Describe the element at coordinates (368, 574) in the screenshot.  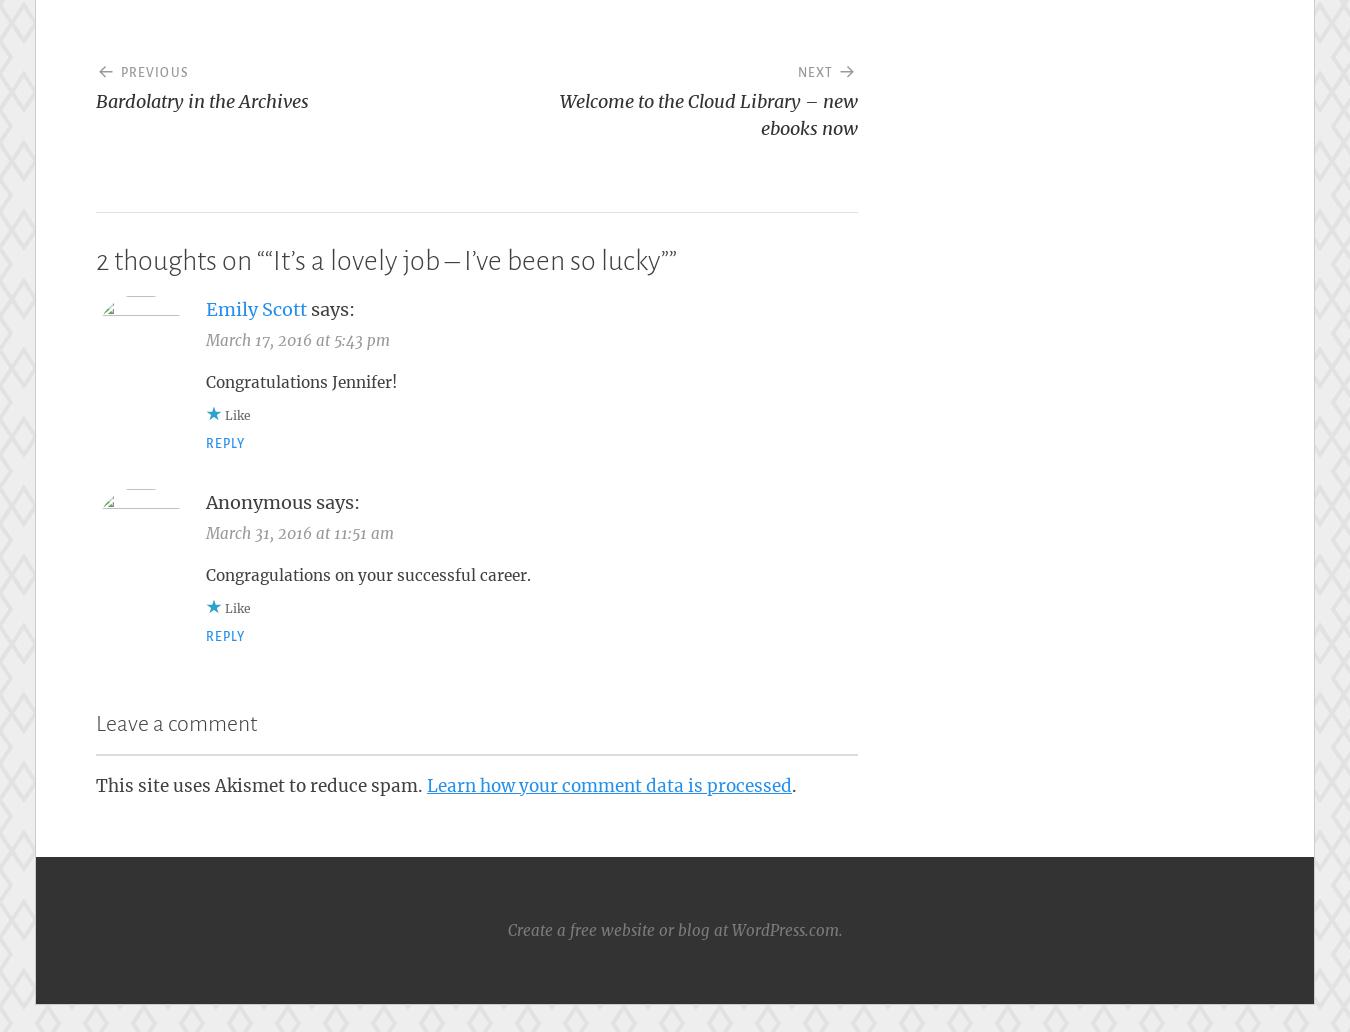
I see `'Congragulations on your successful career.'` at that location.